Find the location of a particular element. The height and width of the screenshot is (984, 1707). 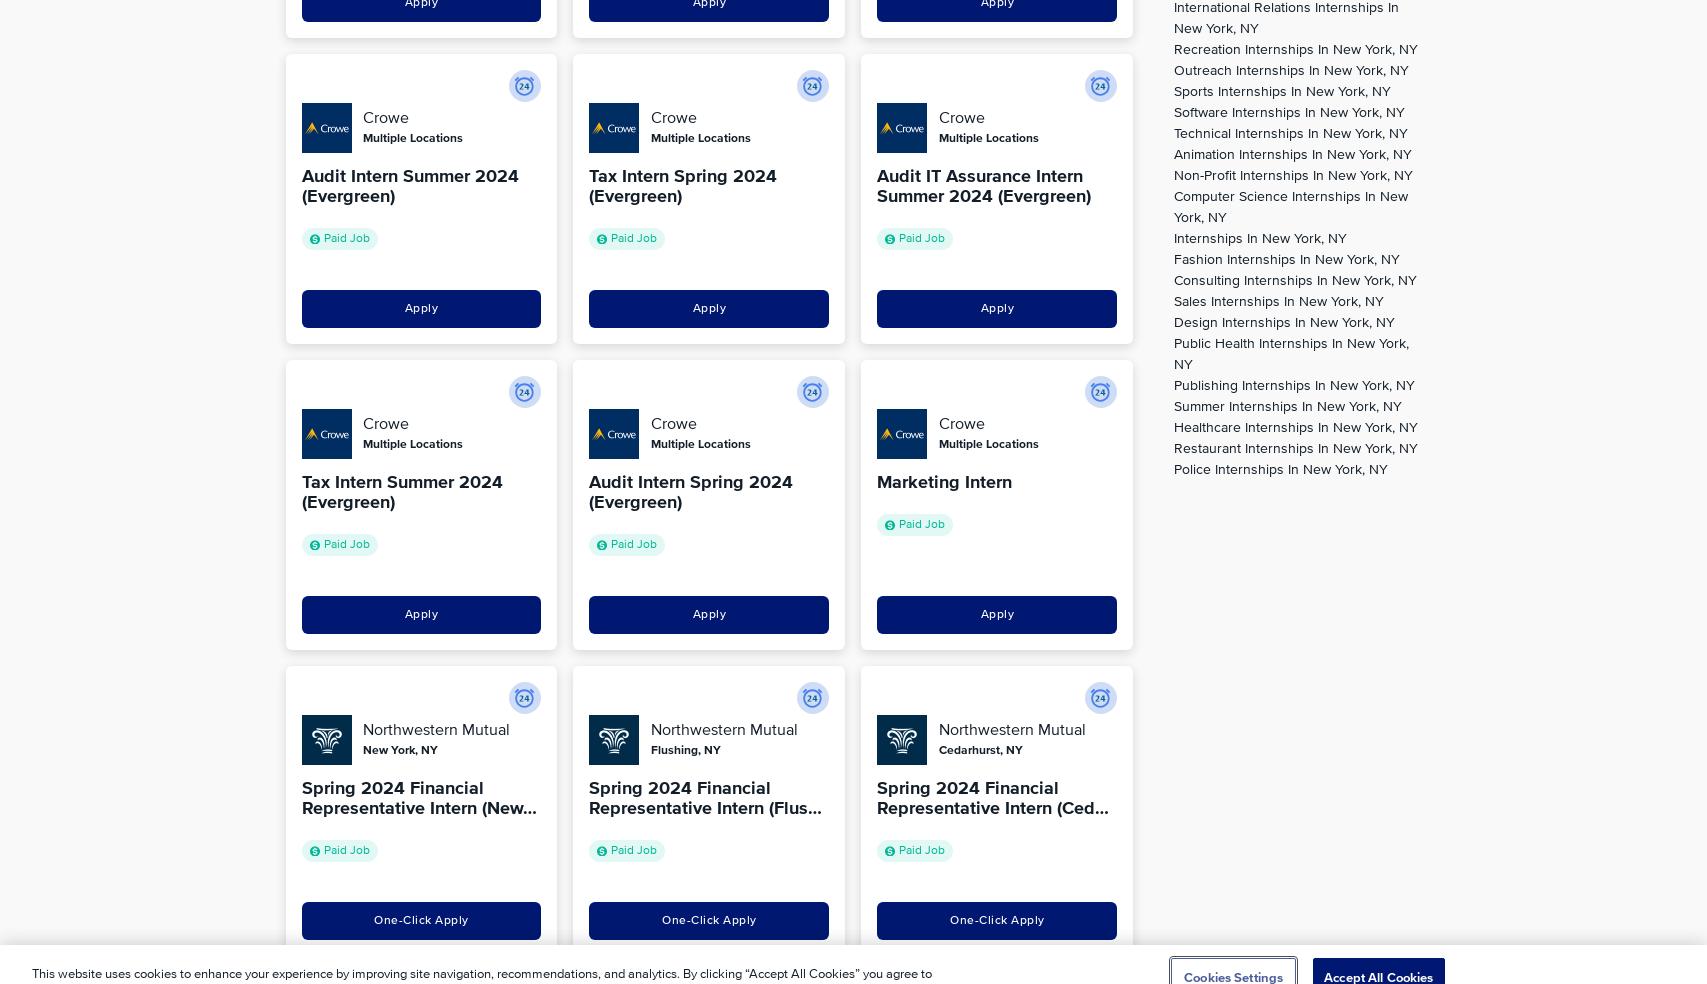

'Sports Internships in New York, NY' is located at coordinates (1280, 91).